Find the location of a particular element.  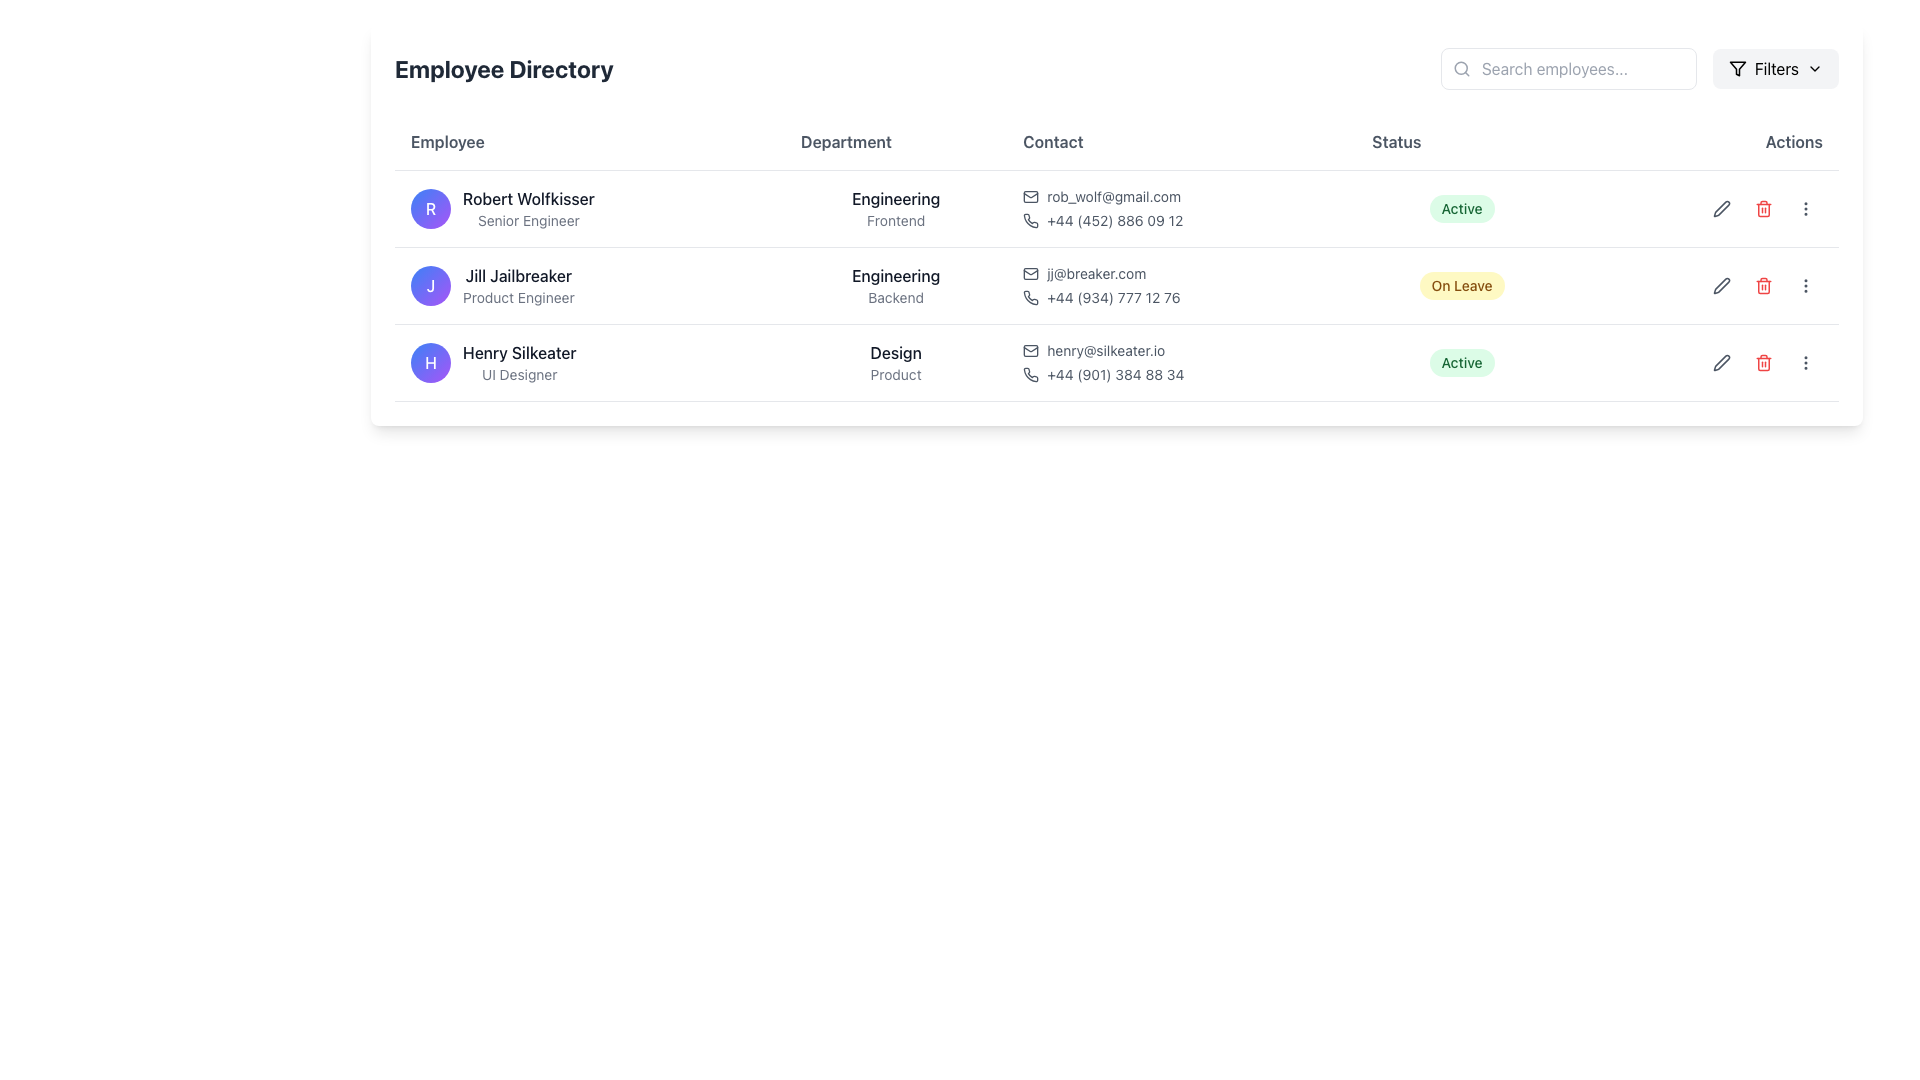

the text label indicating the department of the employee, positioned in the 'Department' column of the third row, to the right of 'Henry Silkeater - UI Designer' and above 'Product' is located at coordinates (895, 352).